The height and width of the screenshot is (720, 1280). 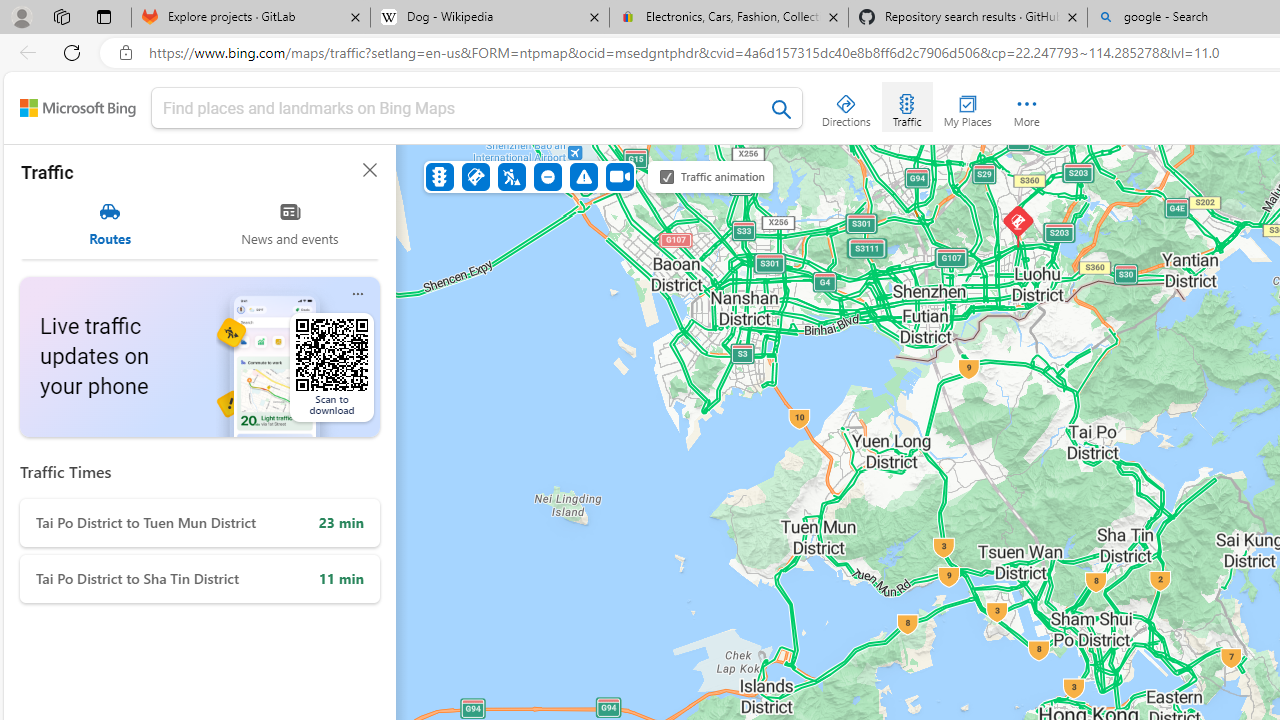 I want to click on 'Tai Po District to Tuen Mun District', so click(x=200, y=522).